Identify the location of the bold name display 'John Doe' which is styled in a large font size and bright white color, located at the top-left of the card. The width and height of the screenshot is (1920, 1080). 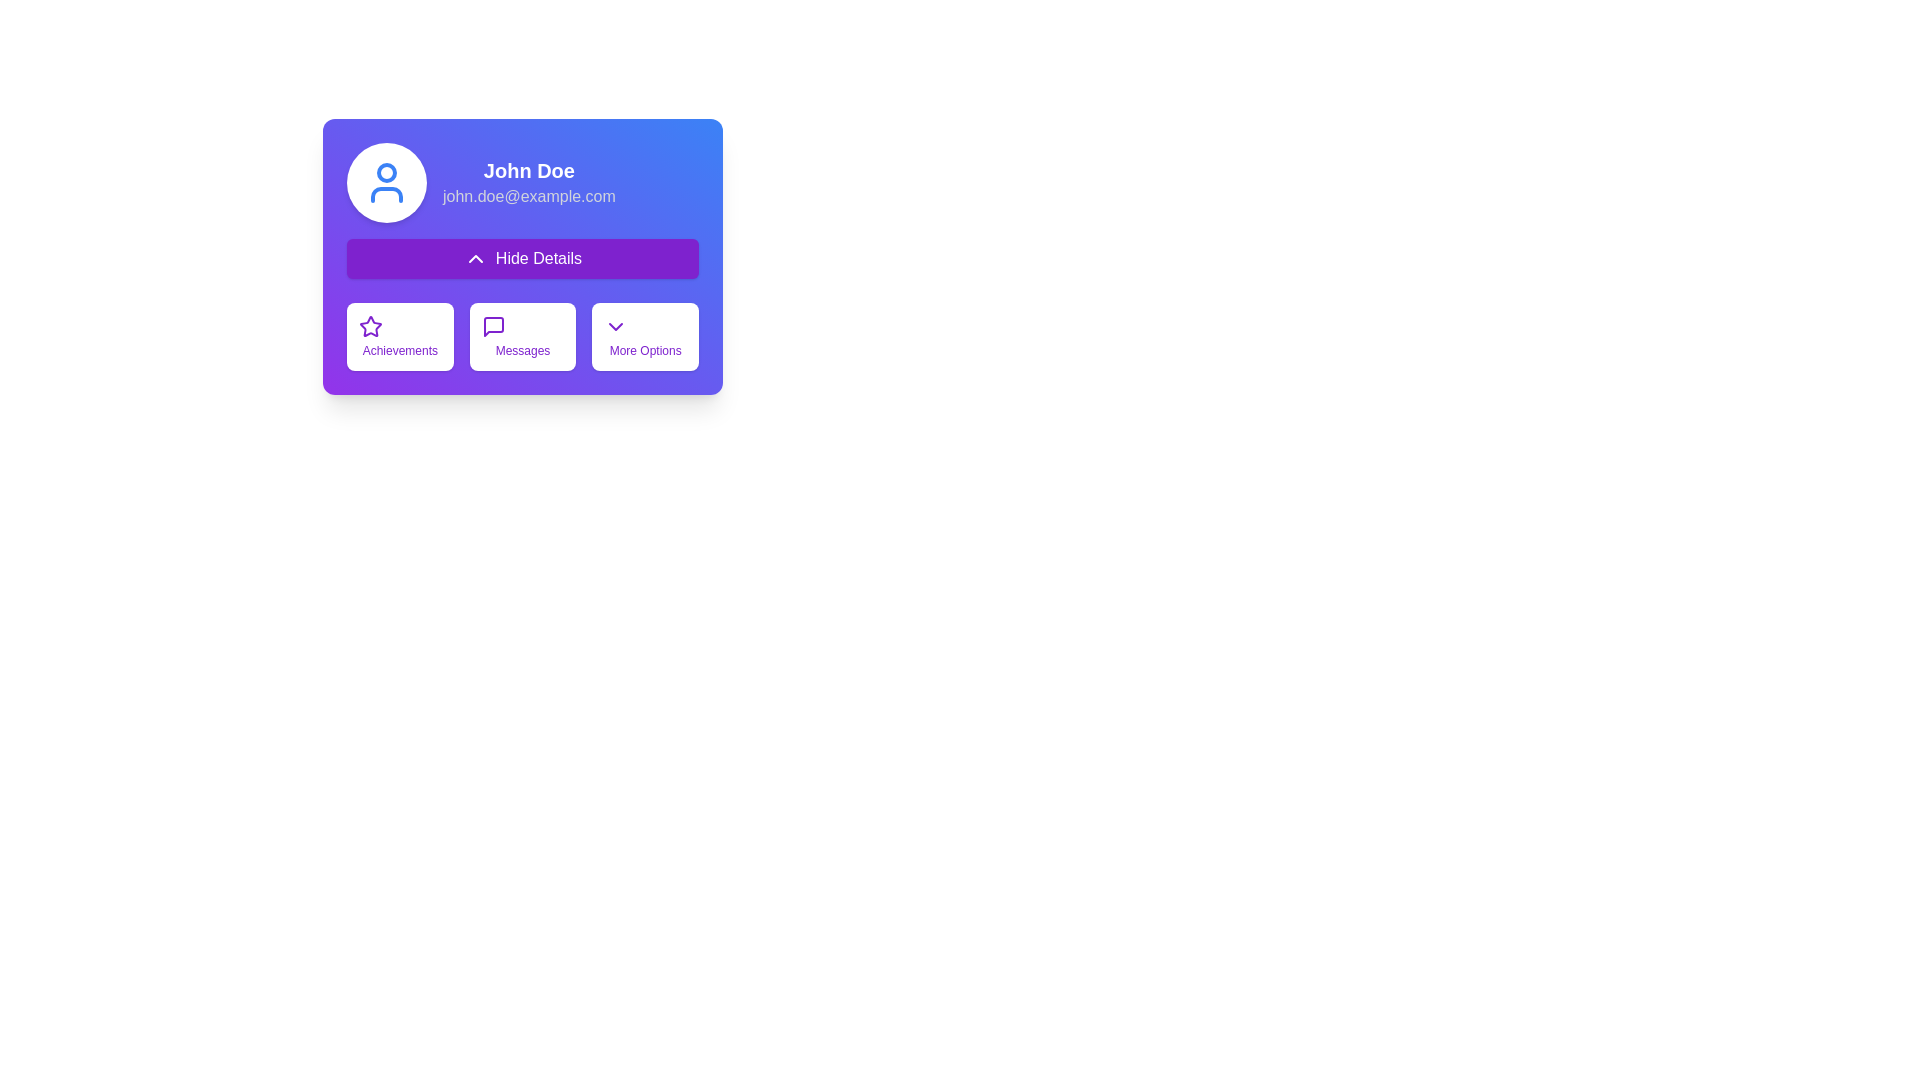
(529, 169).